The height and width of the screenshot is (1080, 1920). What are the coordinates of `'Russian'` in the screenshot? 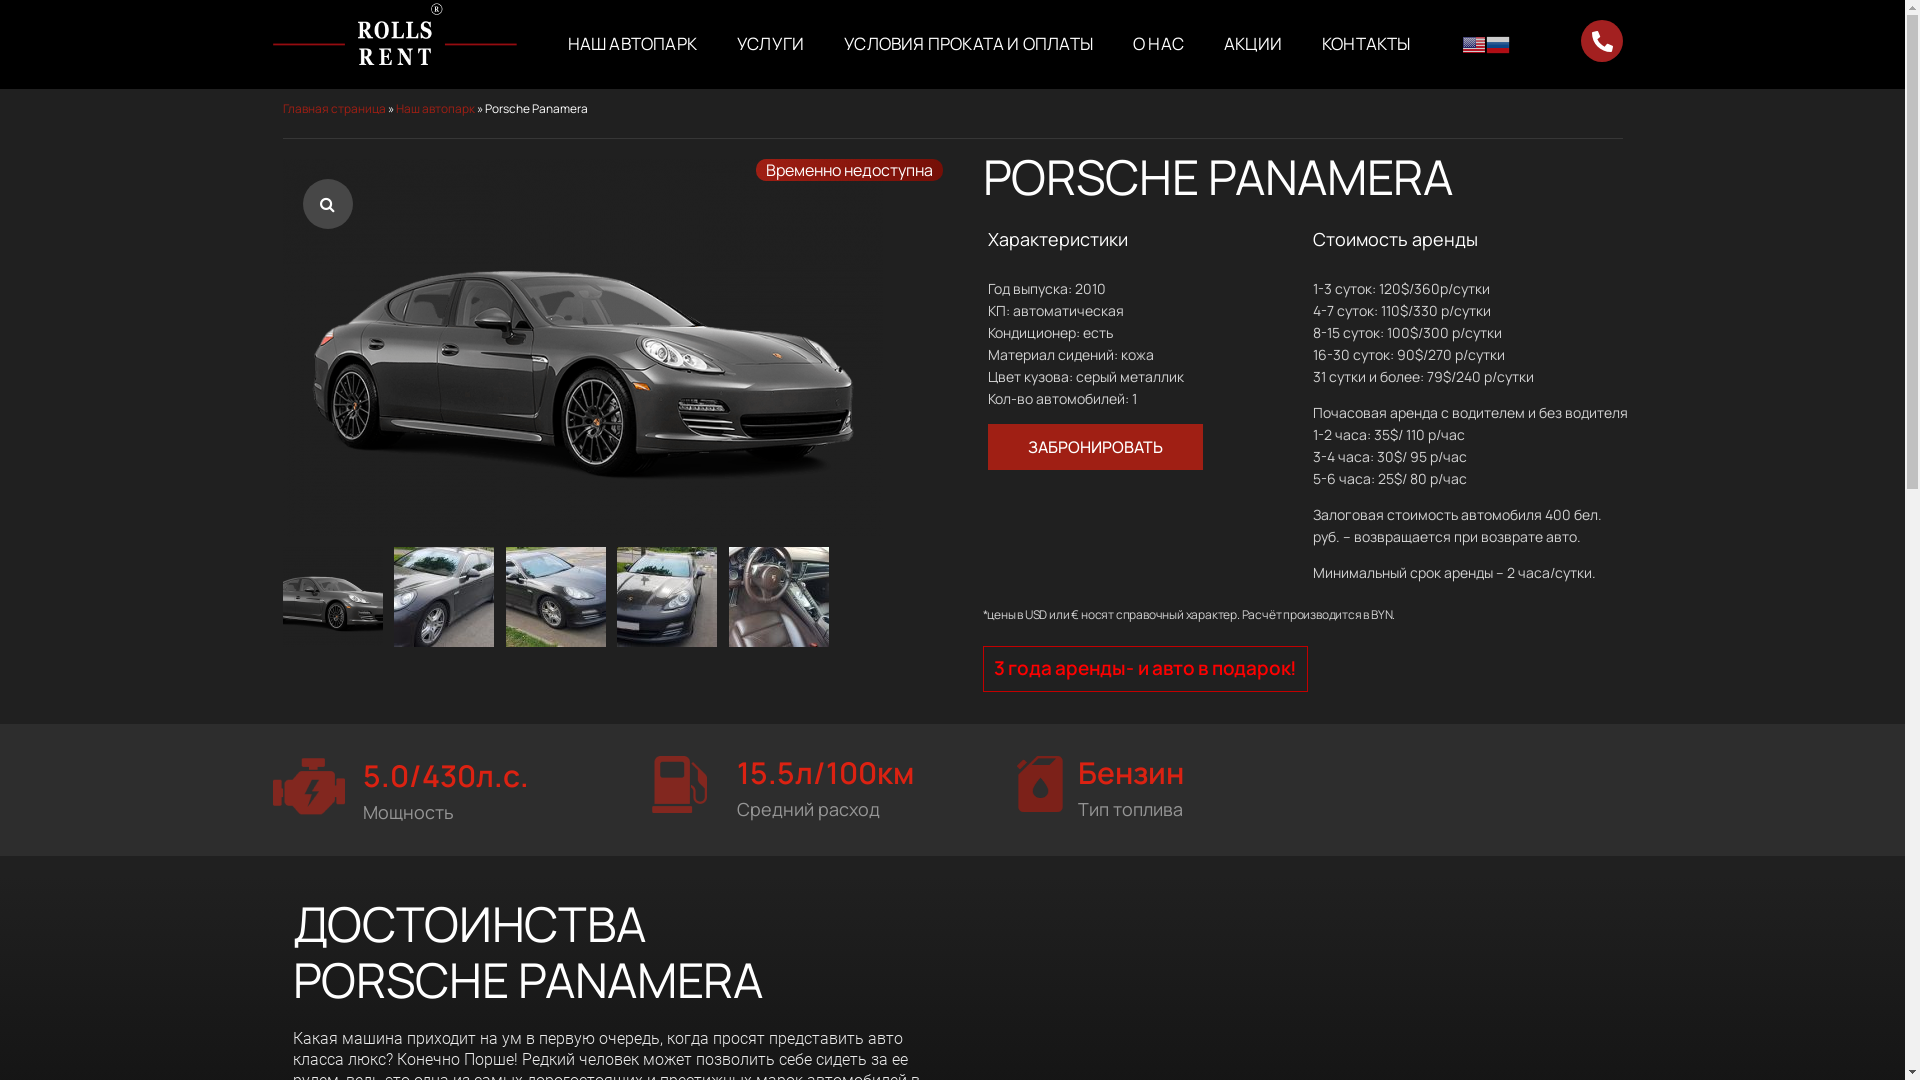 It's located at (1497, 43).